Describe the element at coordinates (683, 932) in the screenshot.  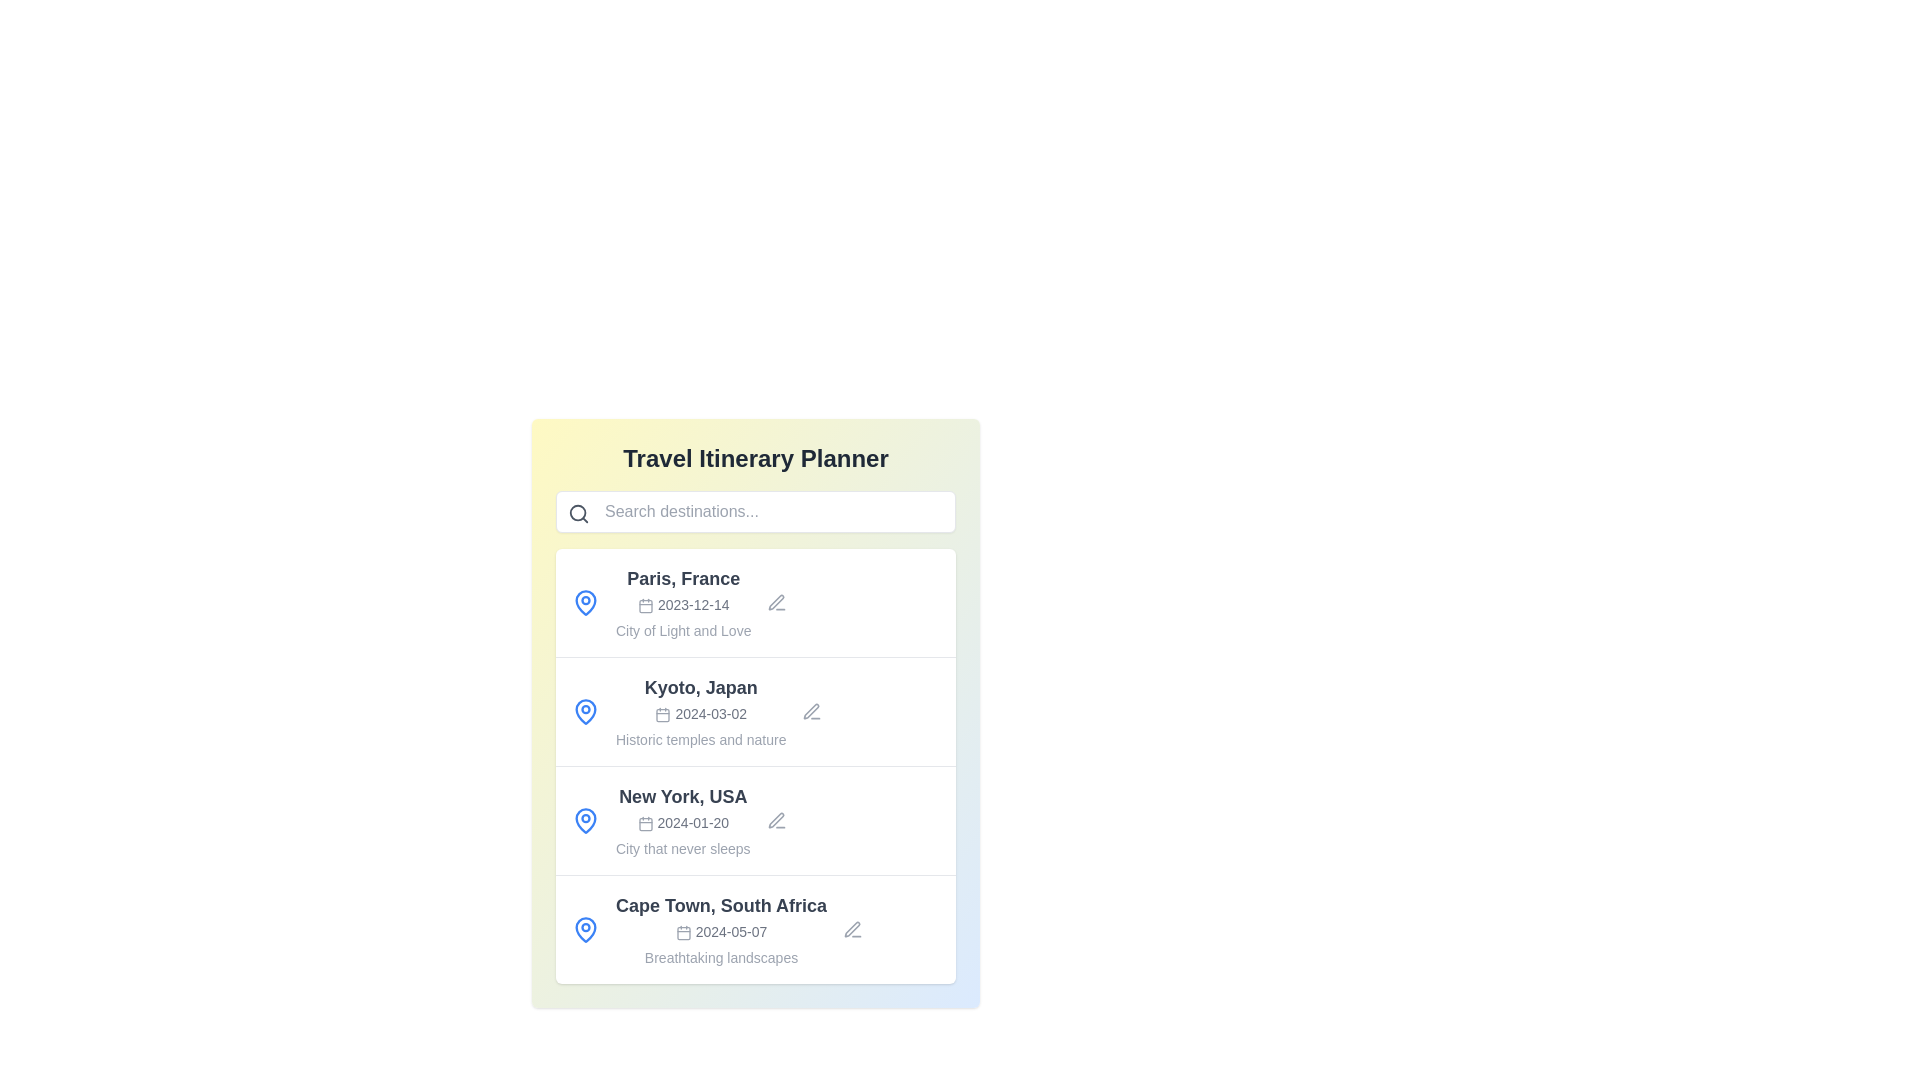
I see `the calendar icon located within the 'Cape Town, South Africa' itinerary entry, positioned to the left of the date '2024-05-07'` at that location.